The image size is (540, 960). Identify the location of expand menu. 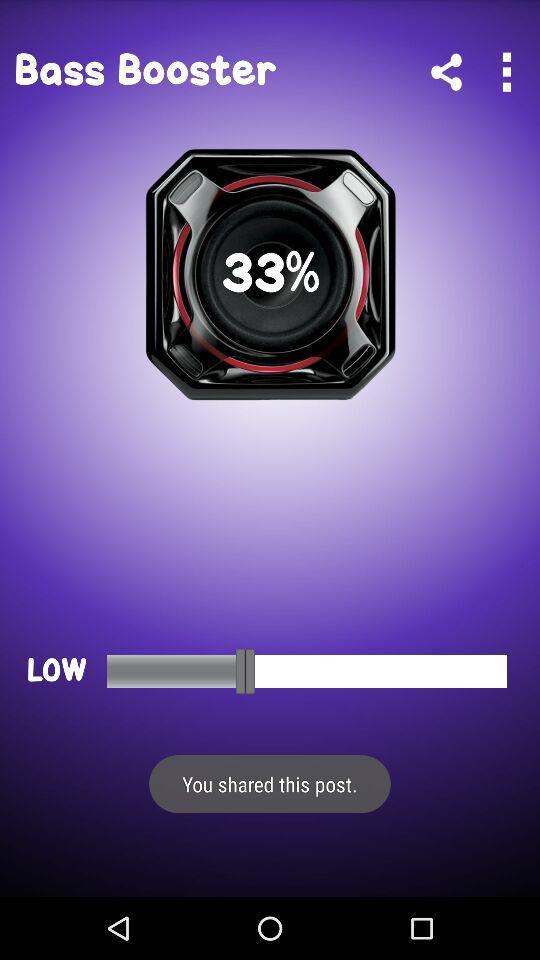
(505, 72).